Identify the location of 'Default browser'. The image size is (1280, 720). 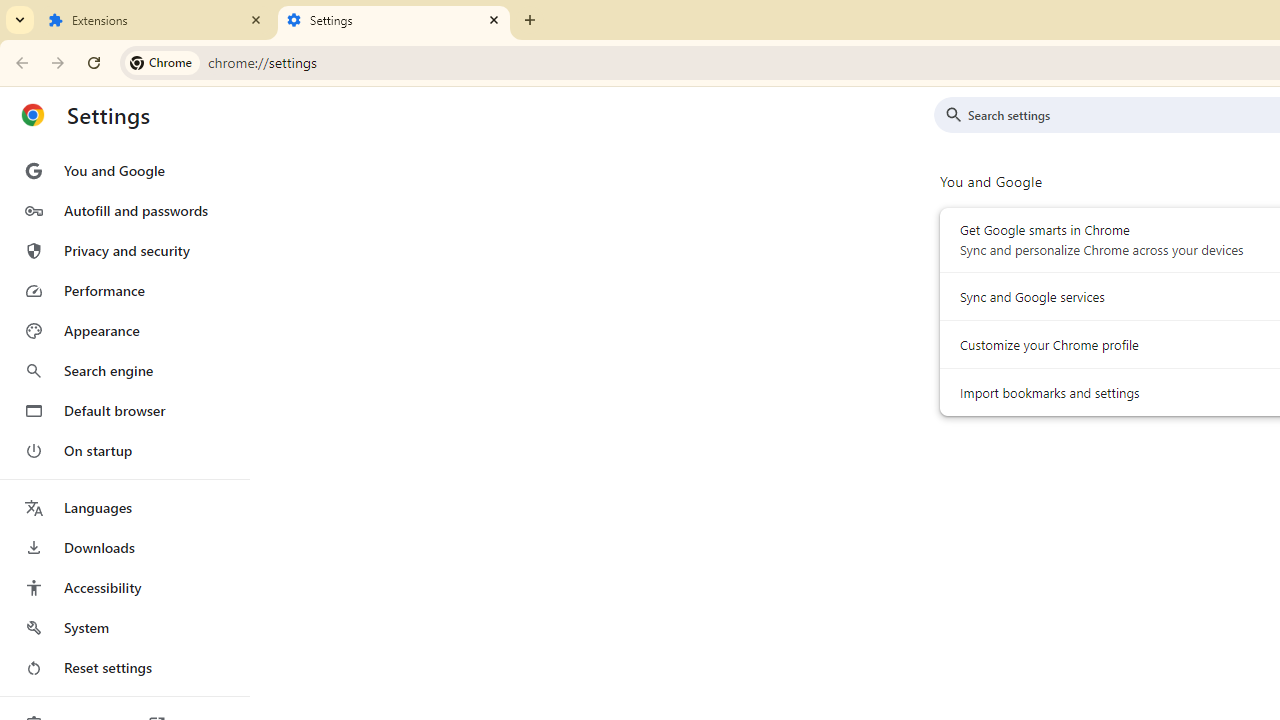
(123, 410).